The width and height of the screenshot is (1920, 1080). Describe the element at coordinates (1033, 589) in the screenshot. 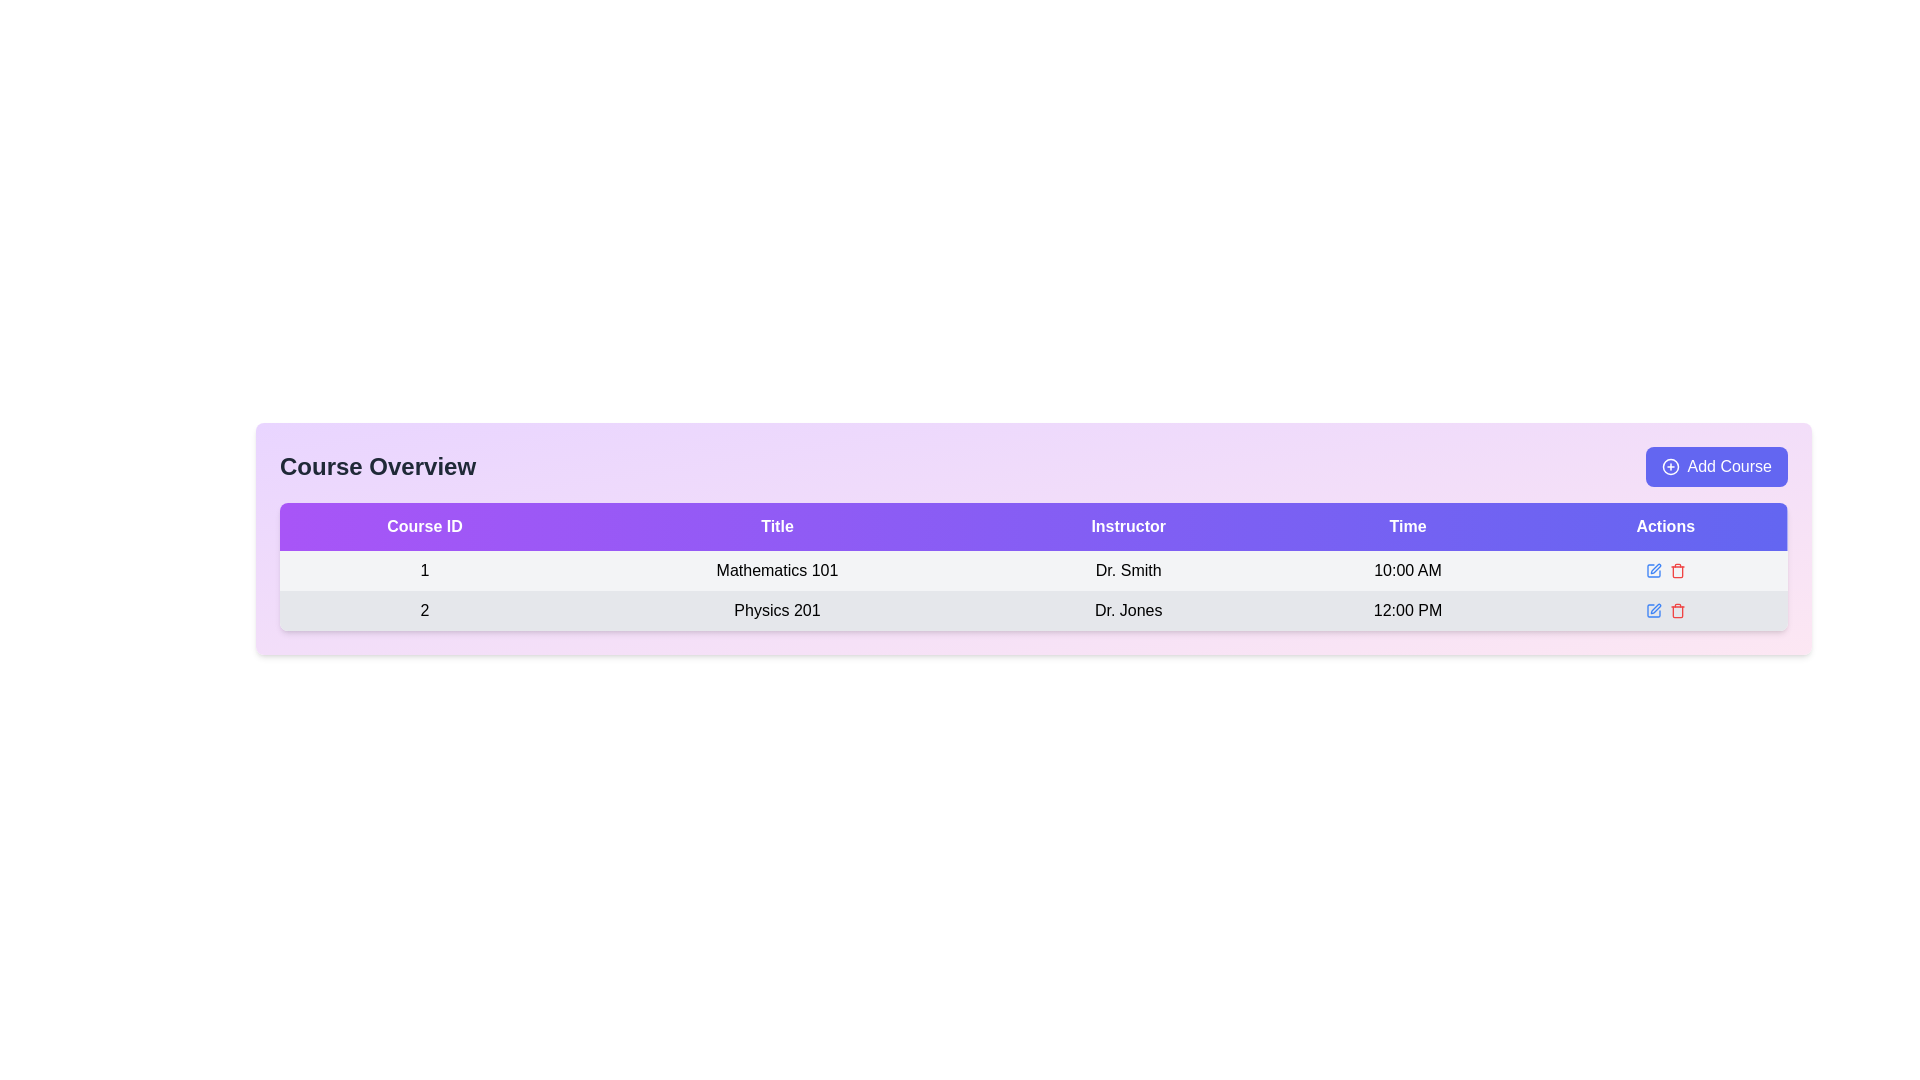

I see `the first course entry row in the table that contains details for 'Mathematics 101' taught by 'Dr. Smith' at '10:00 AM' for selection` at that location.